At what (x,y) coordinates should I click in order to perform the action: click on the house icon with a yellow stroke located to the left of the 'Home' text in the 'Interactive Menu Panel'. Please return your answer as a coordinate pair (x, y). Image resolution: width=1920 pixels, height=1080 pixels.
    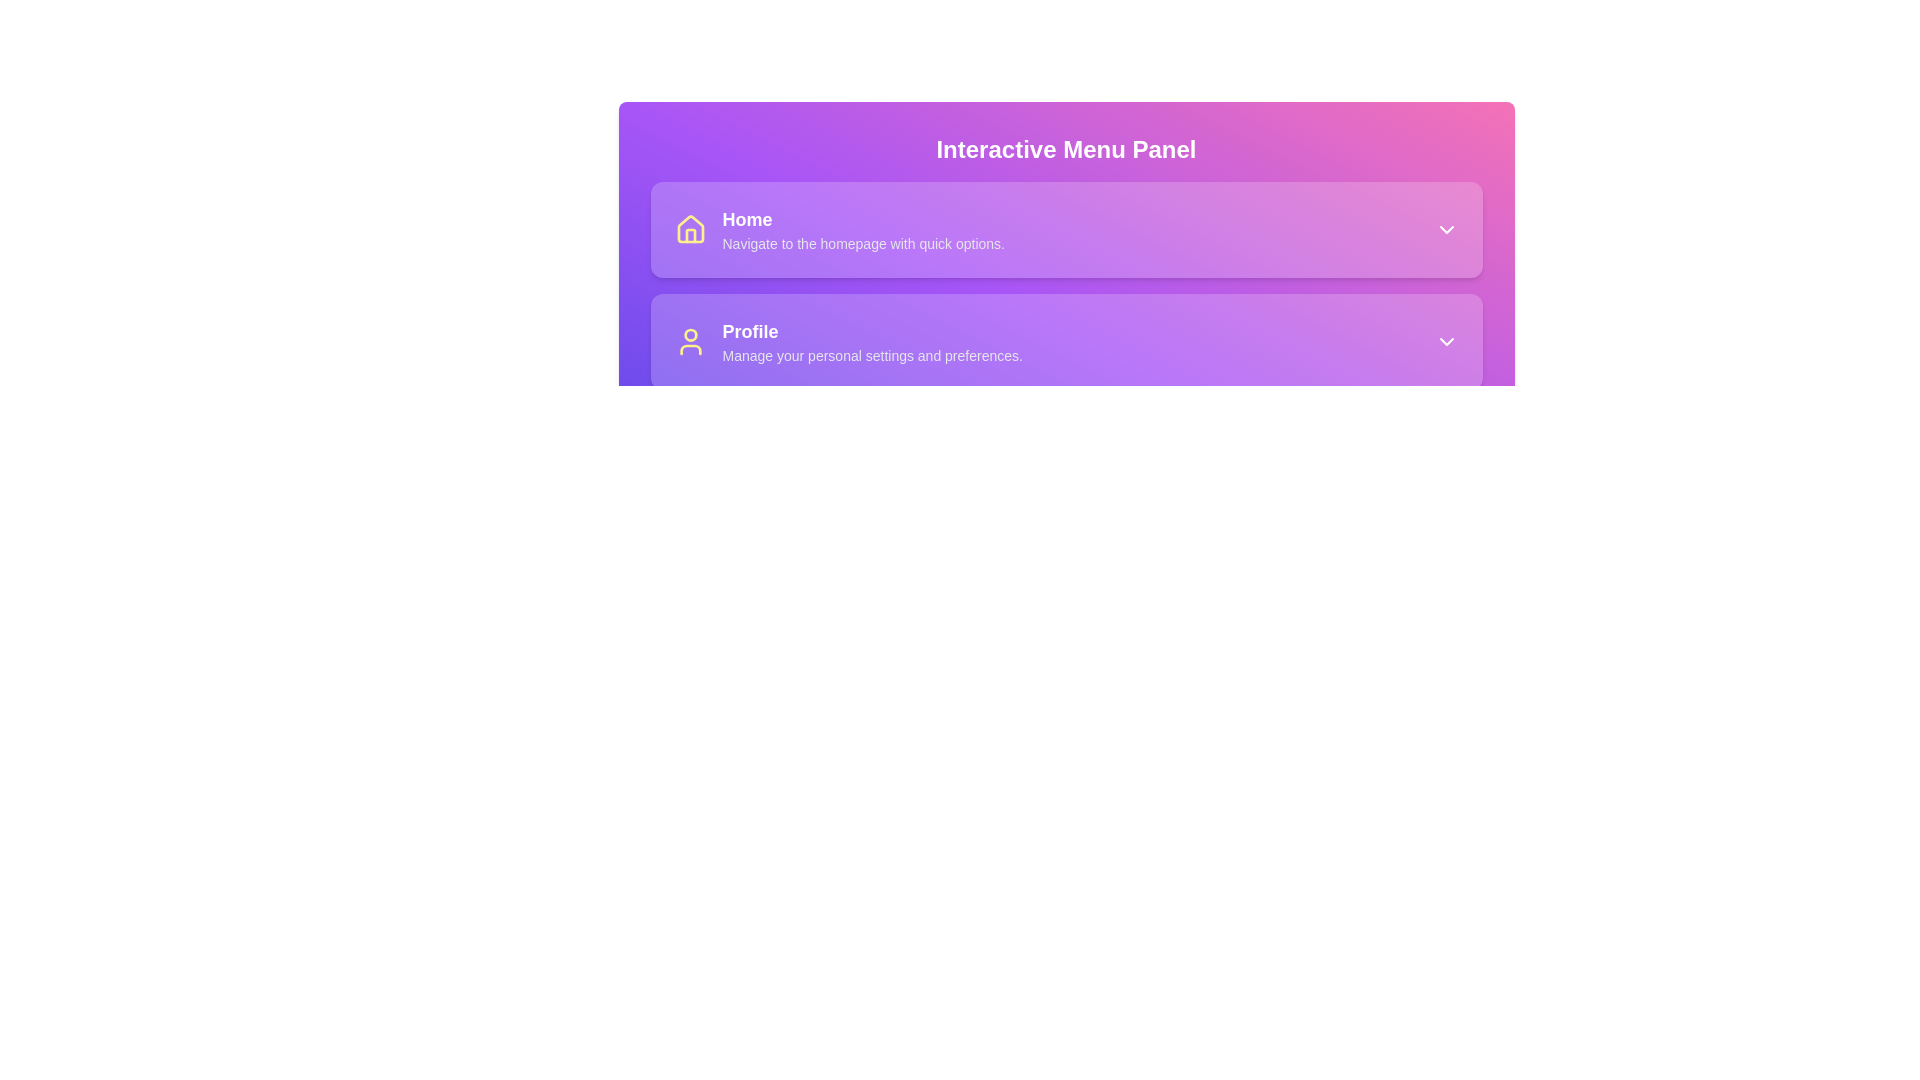
    Looking at the image, I should click on (690, 229).